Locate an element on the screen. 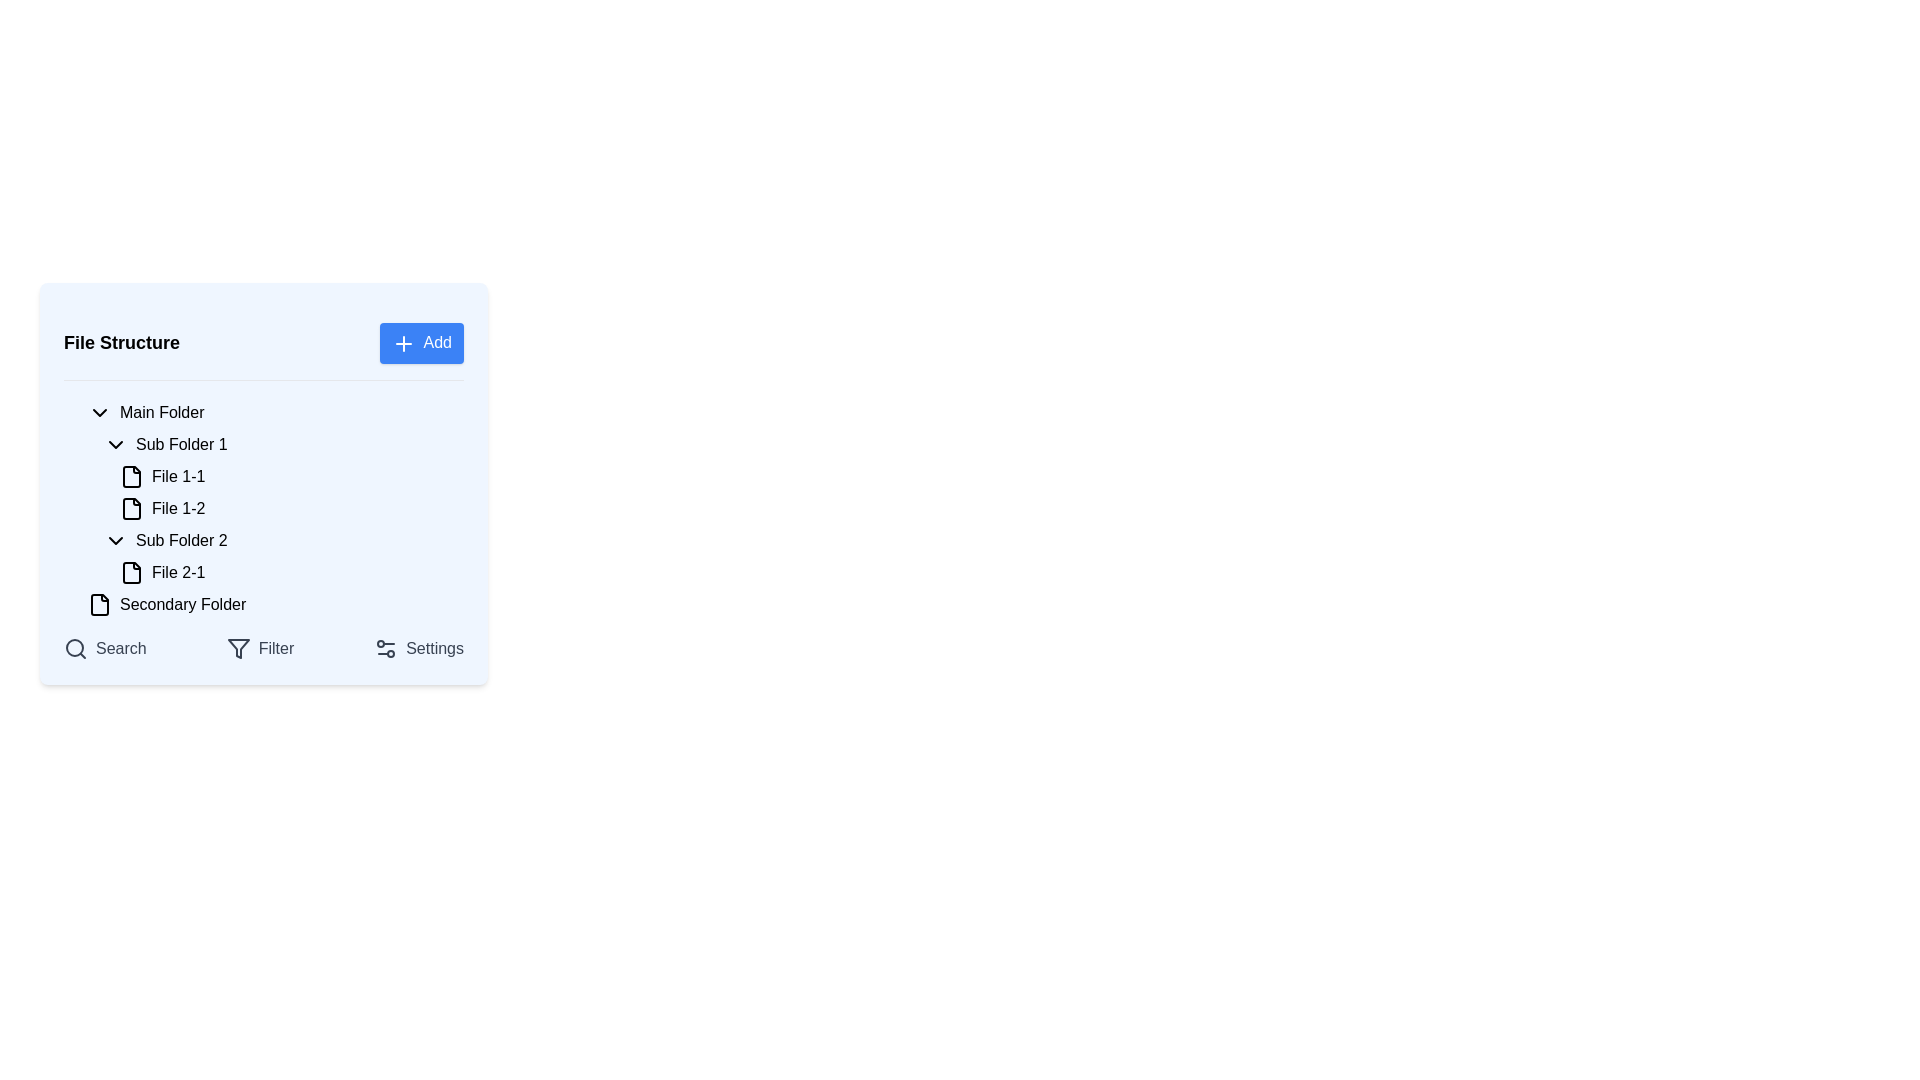 Image resolution: width=1920 pixels, height=1080 pixels. the file icon representing 'File 1-2', which is located under the 'File Structure' section, specifically positioned to the left of the text label 'File 1-2' within the 'Sub Folder 1' hierarchy is located at coordinates (131, 507).